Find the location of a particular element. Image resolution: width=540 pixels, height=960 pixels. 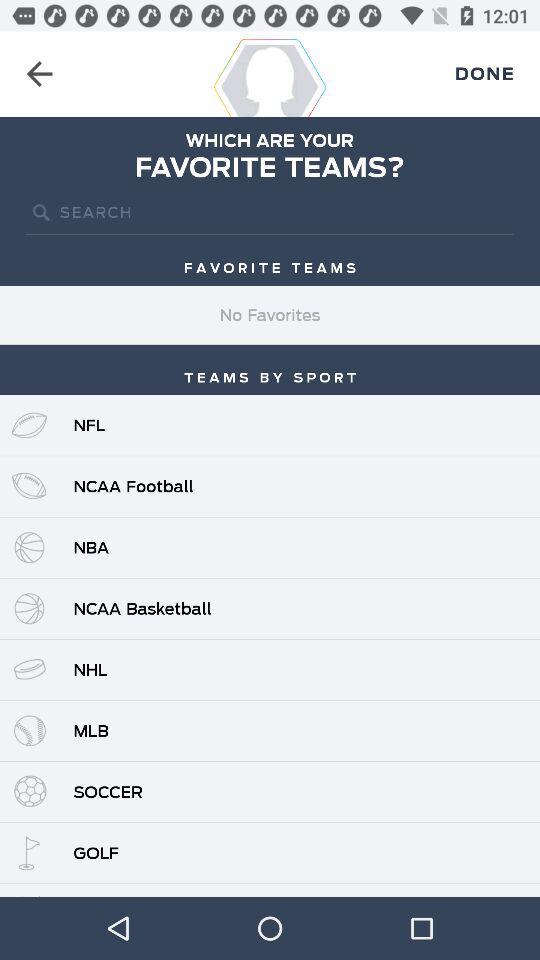

the arrow_backward icon is located at coordinates (39, 74).